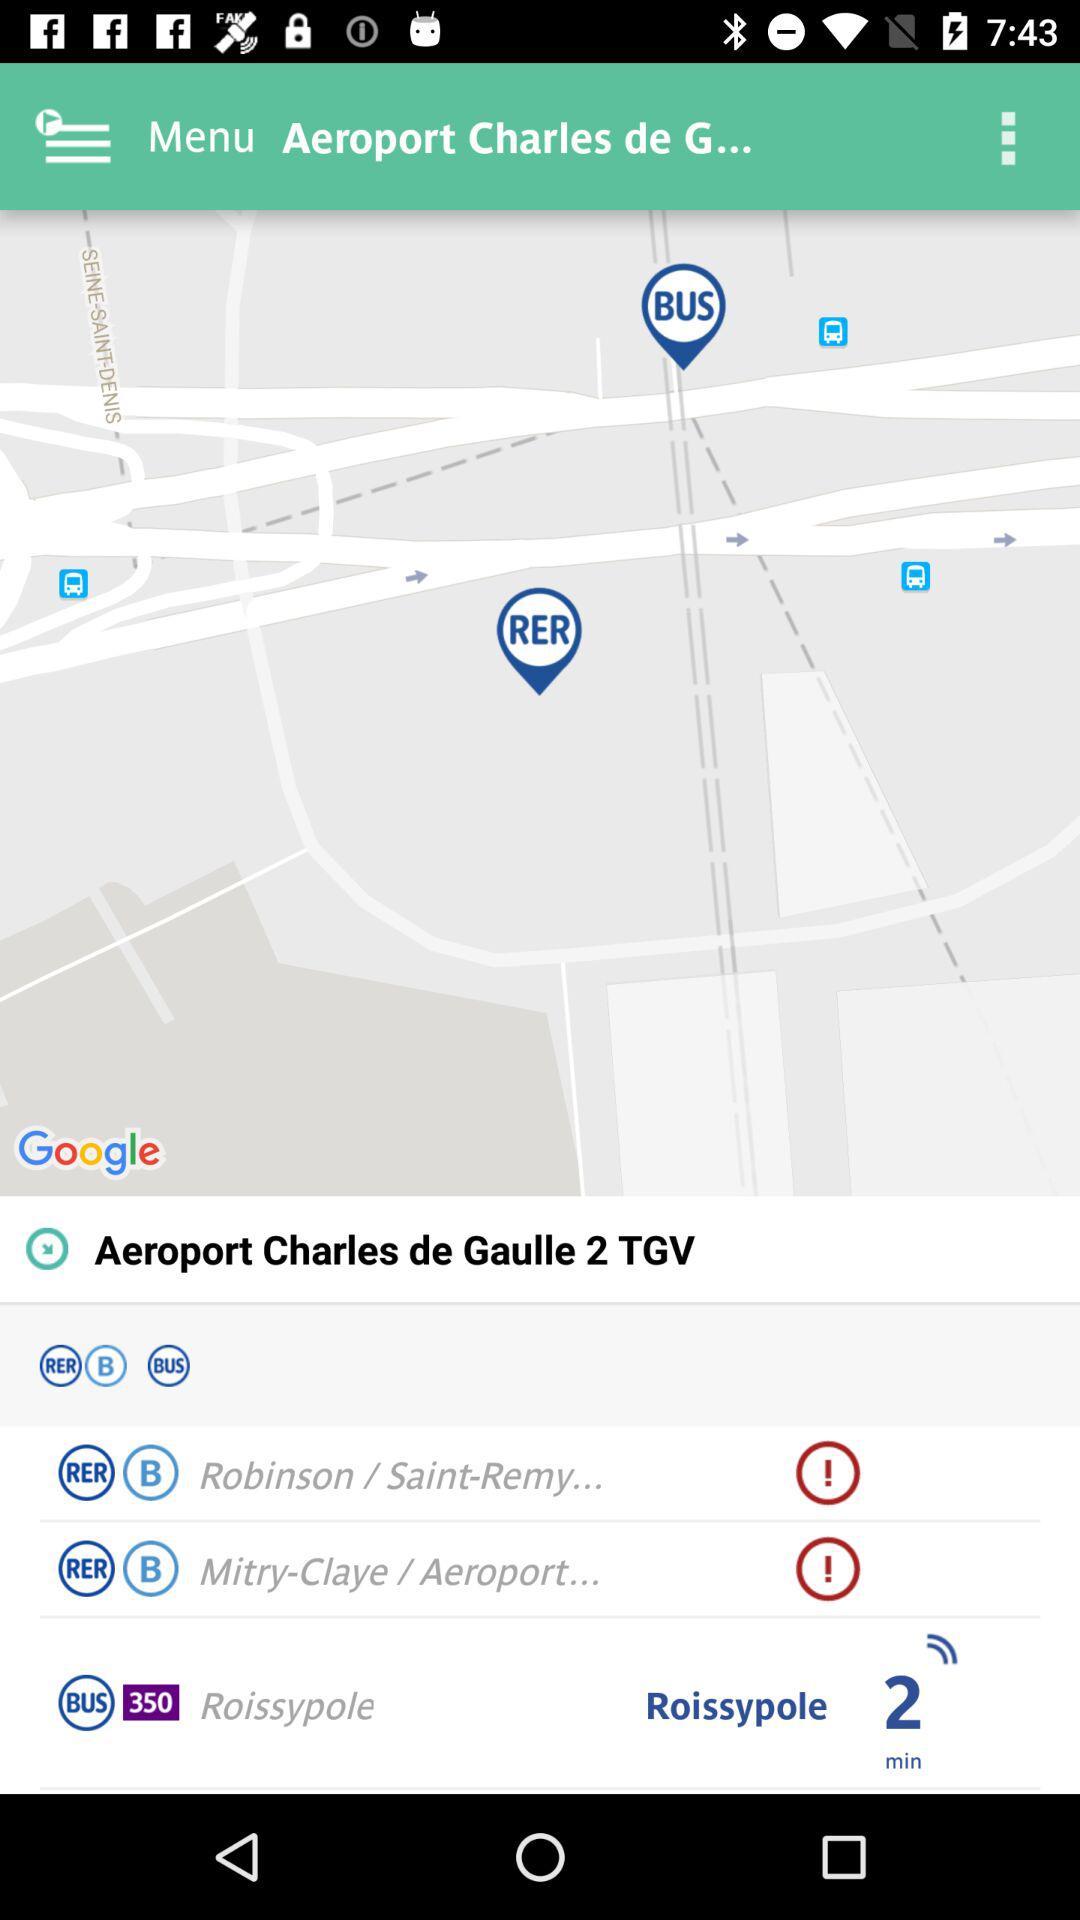 The image size is (1080, 1920). Describe the element at coordinates (828, 1568) in the screenshot. I see `item to the right of mitry claye aeroport` at that location.